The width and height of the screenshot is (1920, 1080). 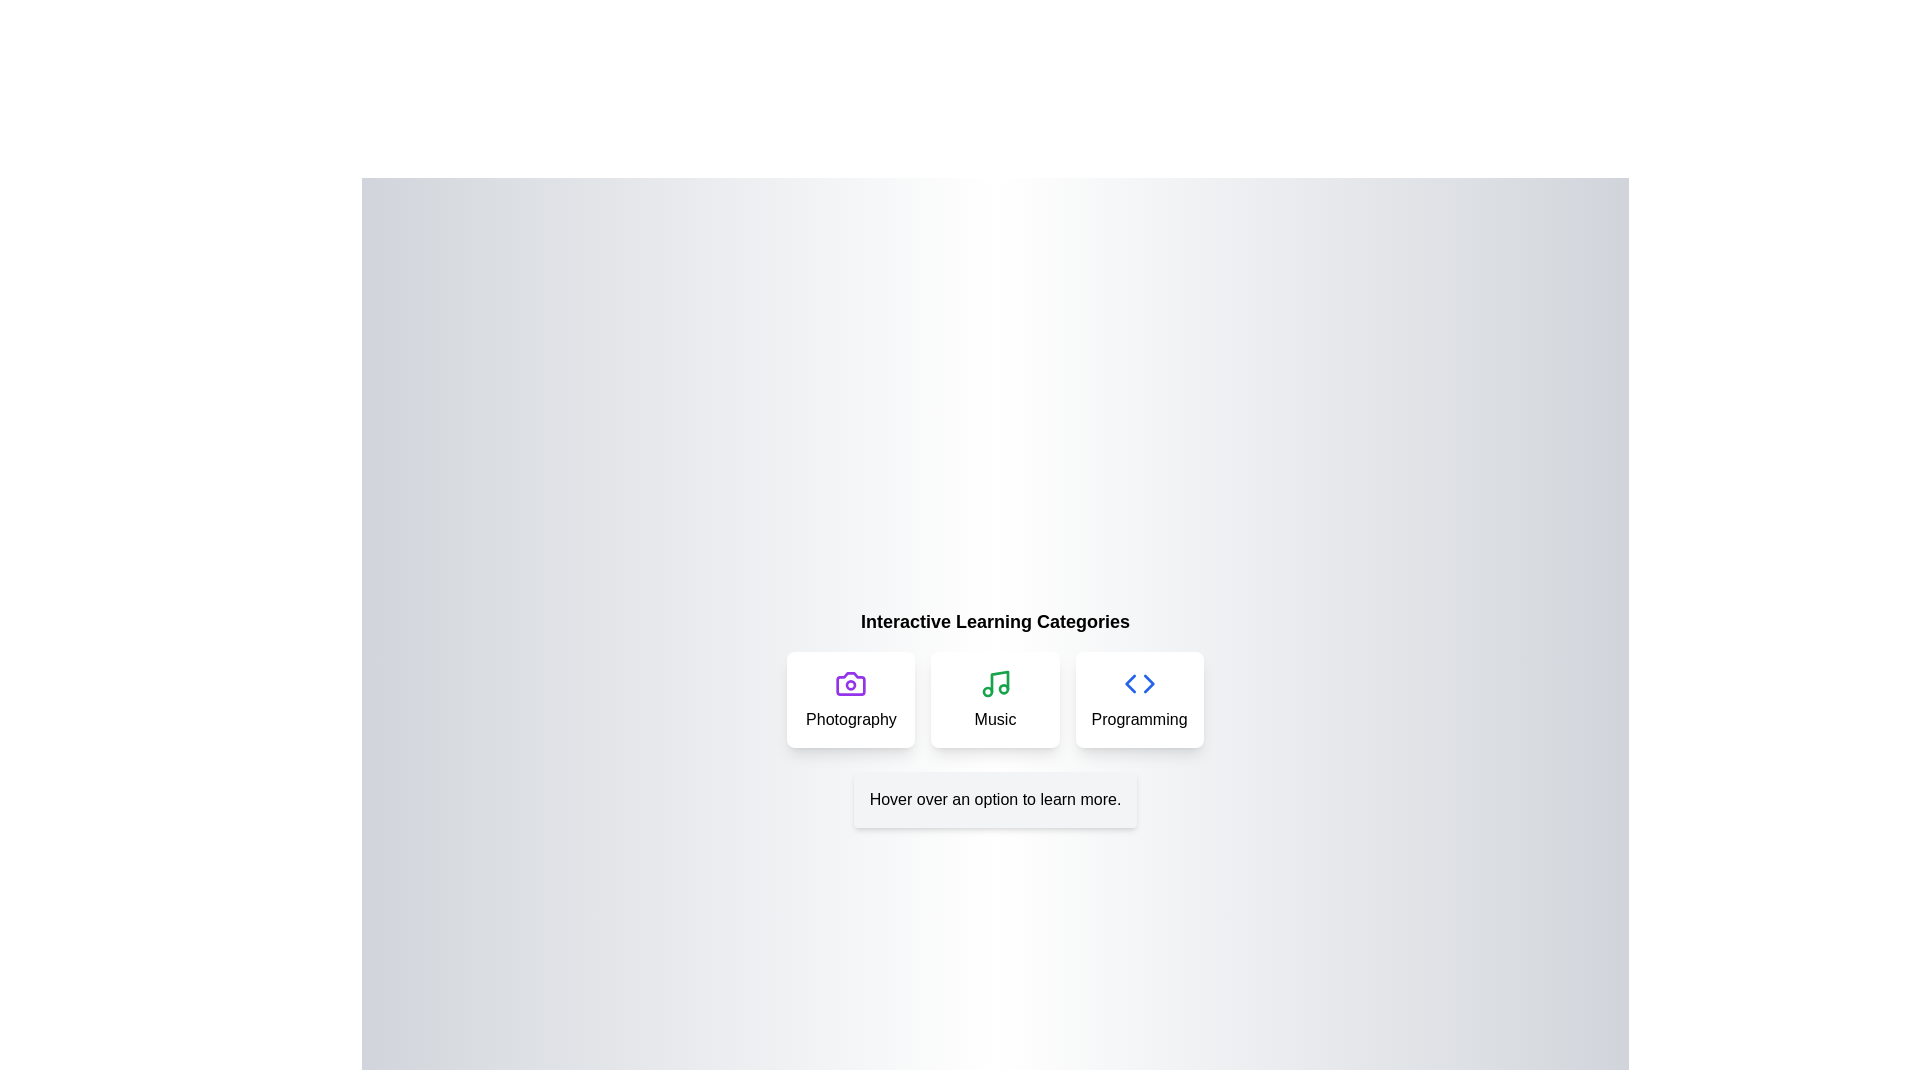 What do you see at coordinates (851, 698) in the screenshot?
I see `the leftmost card in a grid layout, which features a white background, rounded corners, and a purple outline camera icon at the top center with the text 'Photography' below it` at bounding box center [851, 698].